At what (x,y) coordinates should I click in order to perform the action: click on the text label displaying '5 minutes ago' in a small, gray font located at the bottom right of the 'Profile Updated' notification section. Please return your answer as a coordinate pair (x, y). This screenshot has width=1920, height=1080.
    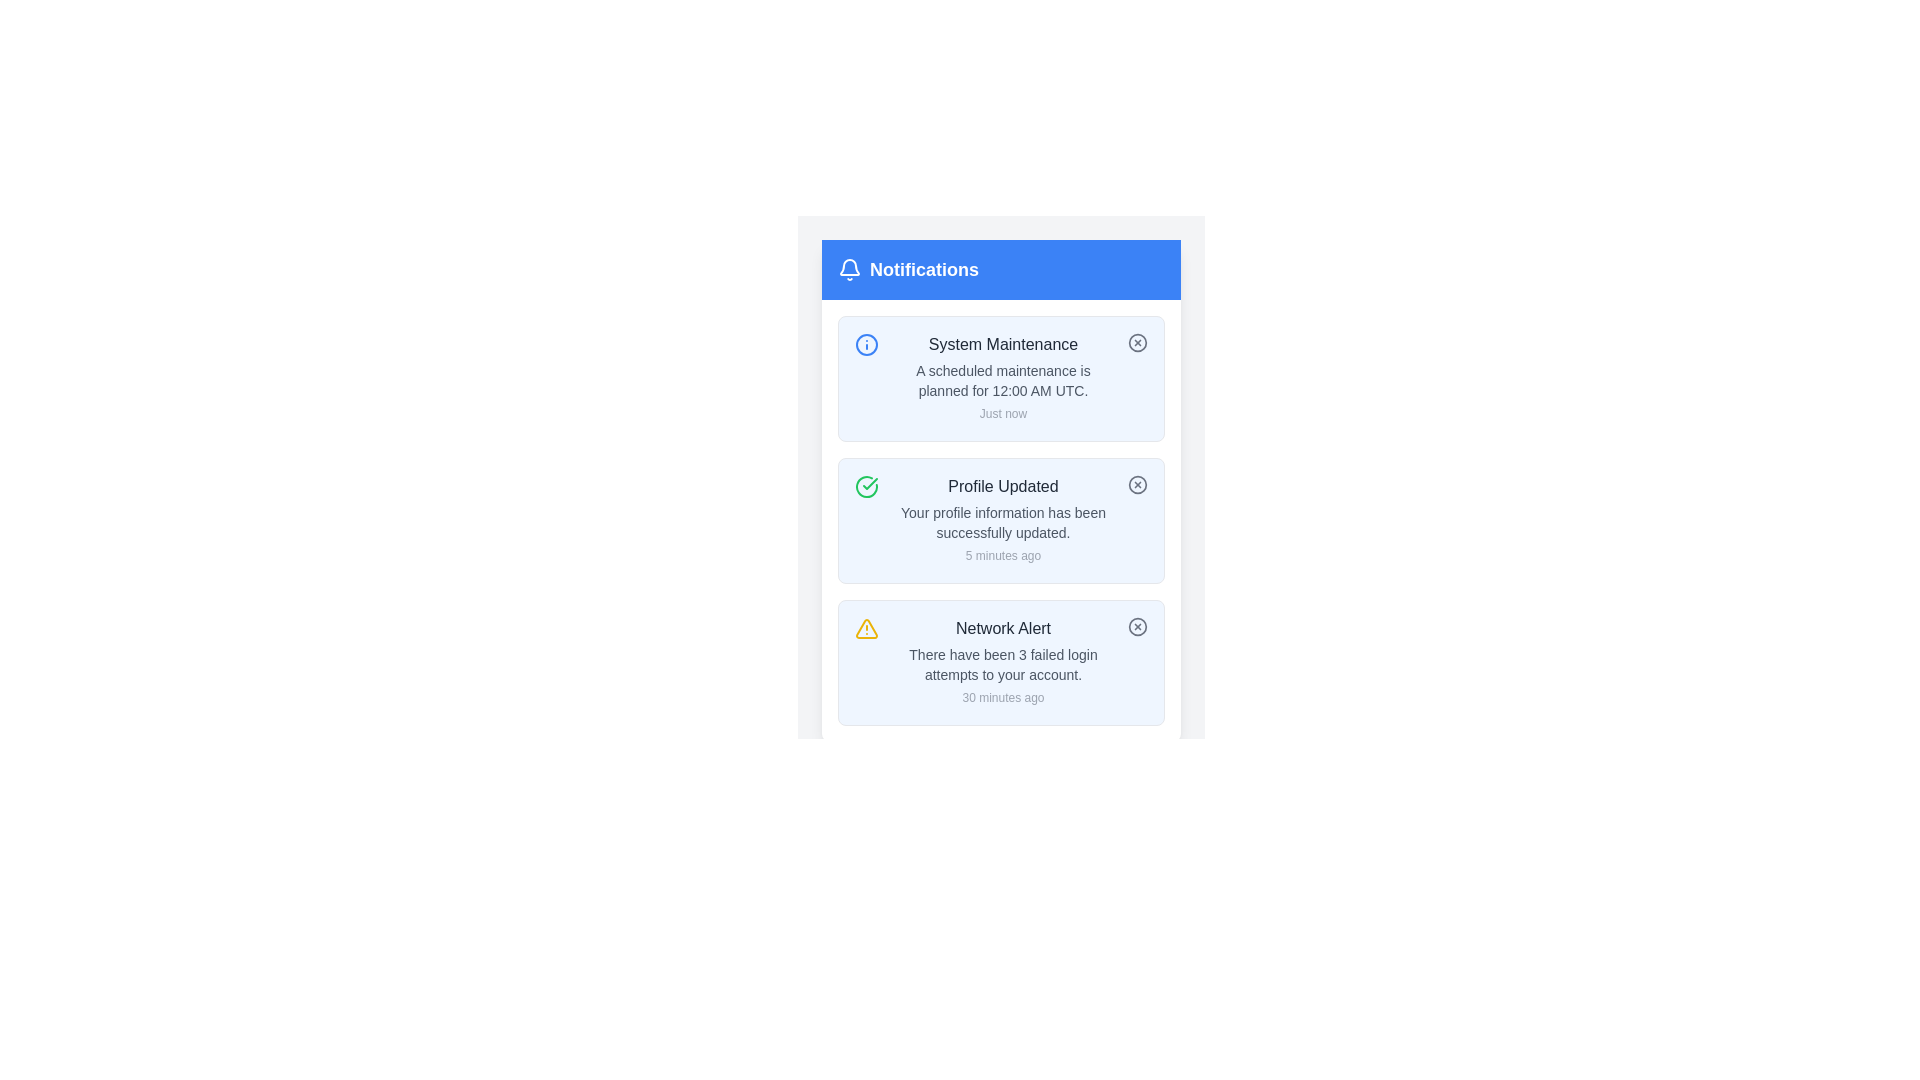
    Looking at the image, I should click on (1003, 555).